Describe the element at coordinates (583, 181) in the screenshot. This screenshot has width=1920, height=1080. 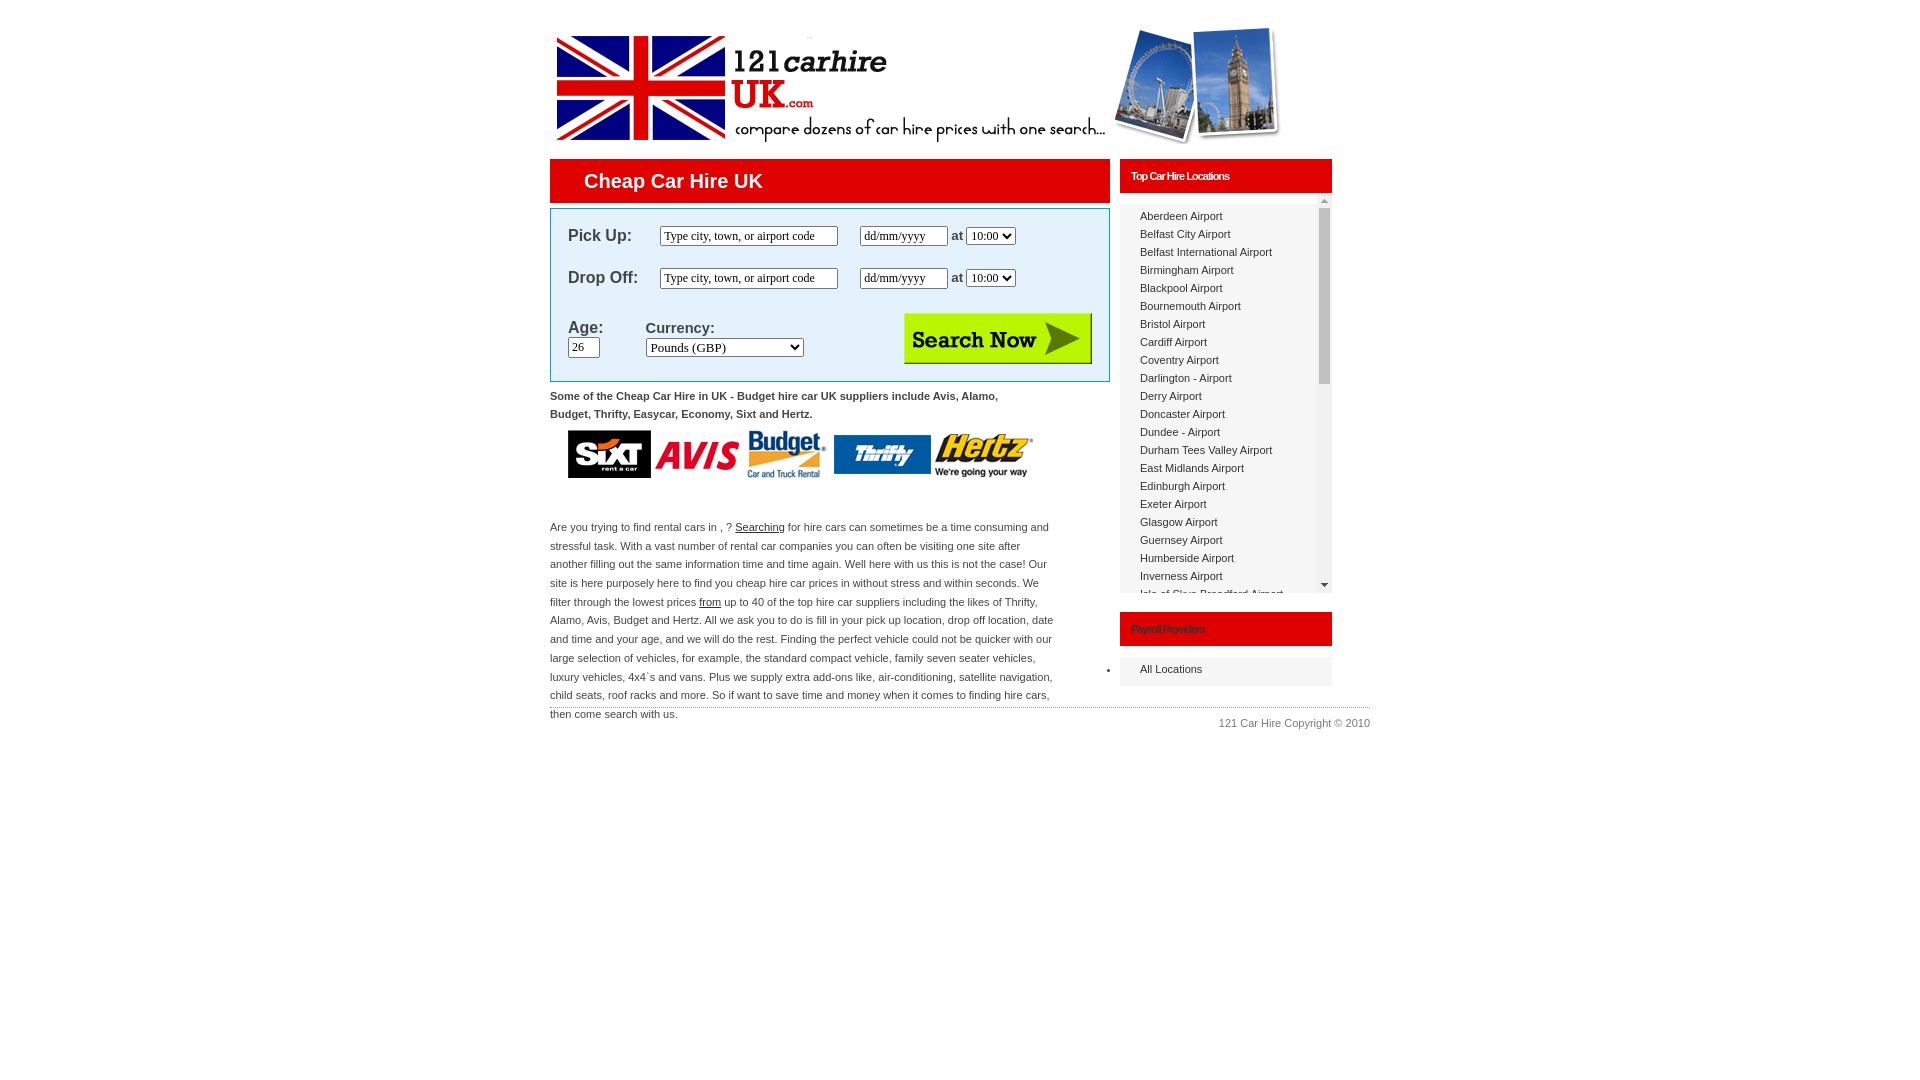
I see `'Cheap Car Hire UK'` at that location.